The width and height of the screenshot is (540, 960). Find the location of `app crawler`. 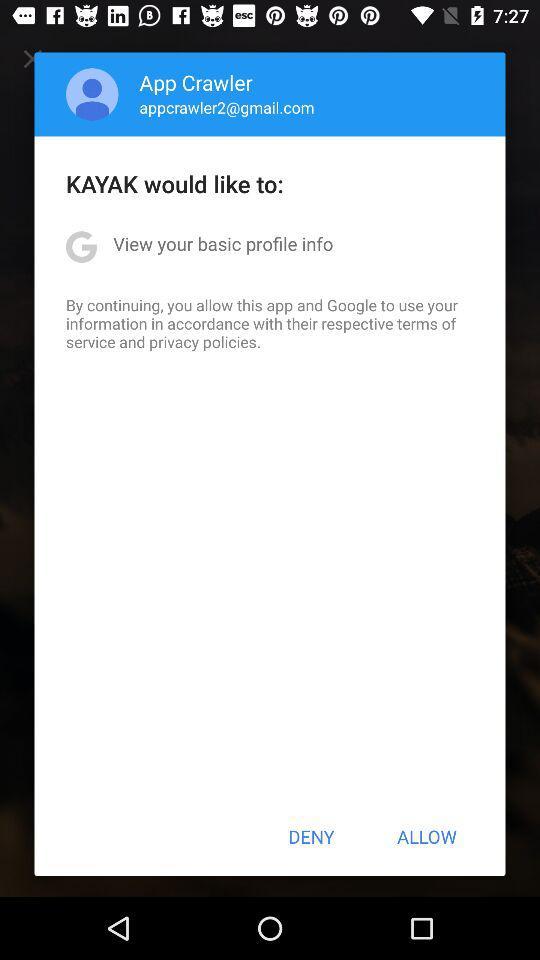

app crawler is located at coordinates (196, 82).